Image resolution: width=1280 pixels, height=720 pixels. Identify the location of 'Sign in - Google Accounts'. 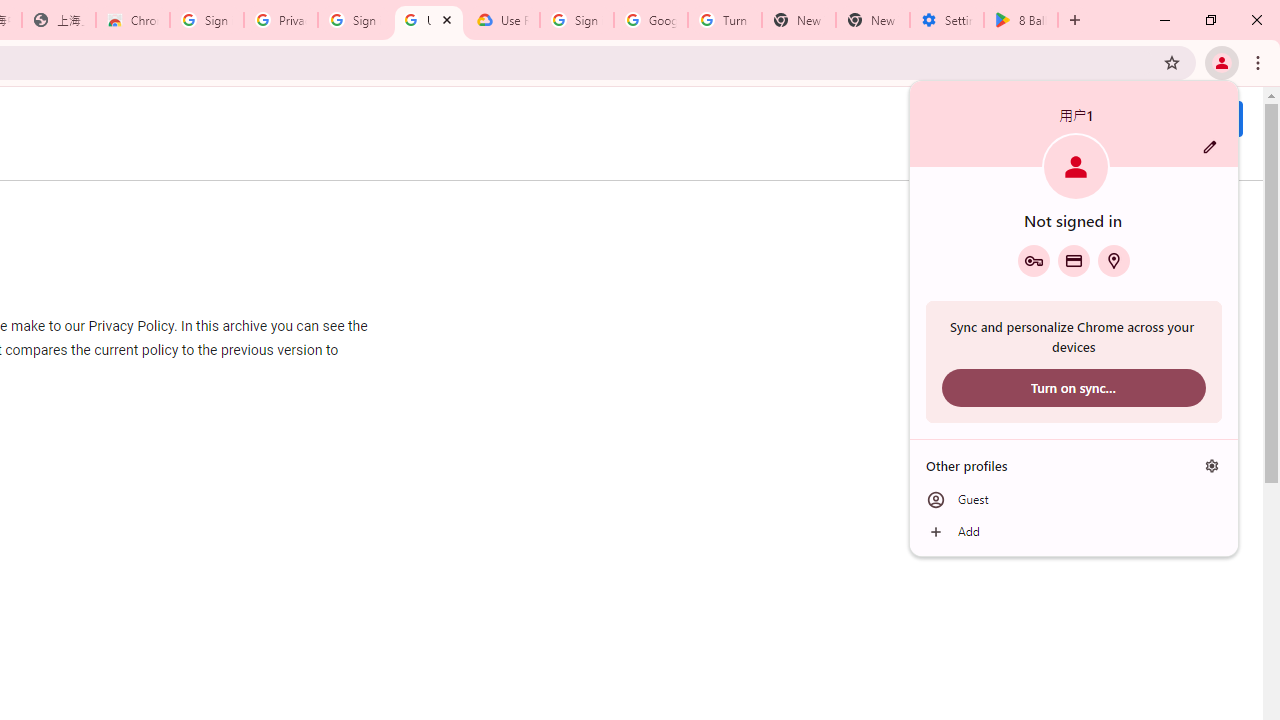
(576, 20).